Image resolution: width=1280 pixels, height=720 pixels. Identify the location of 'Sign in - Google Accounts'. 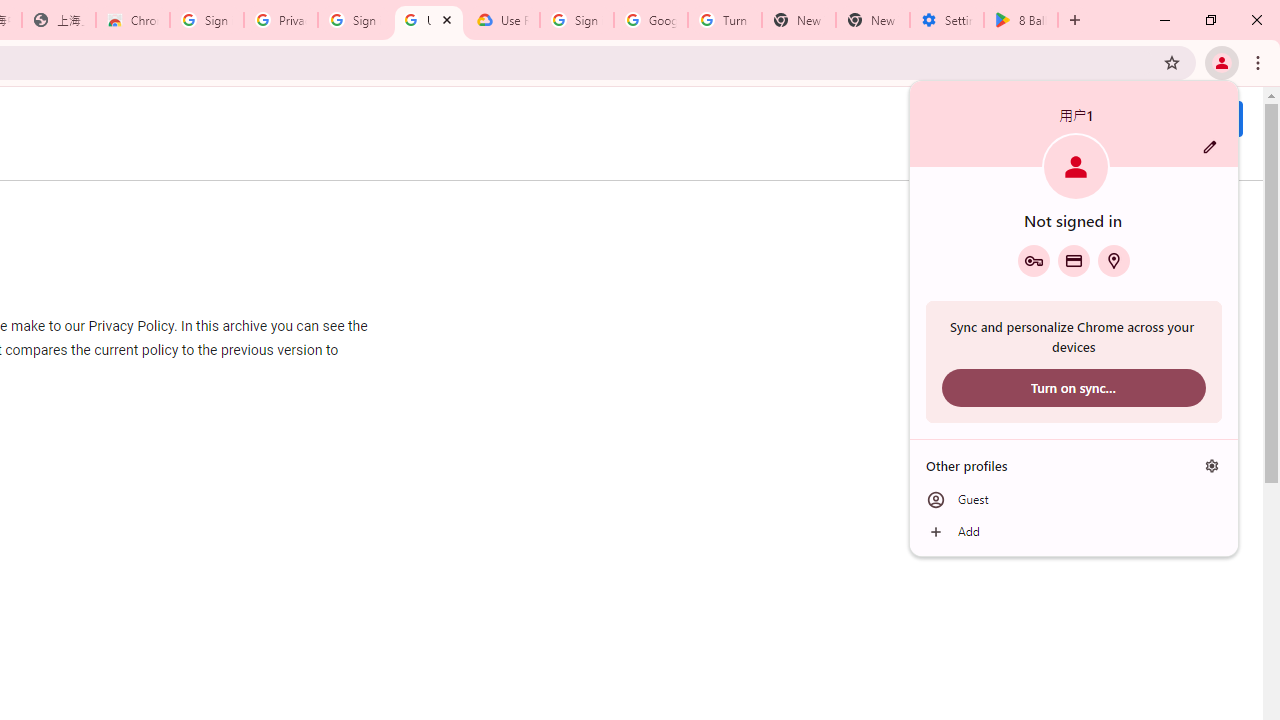
(576, 20).